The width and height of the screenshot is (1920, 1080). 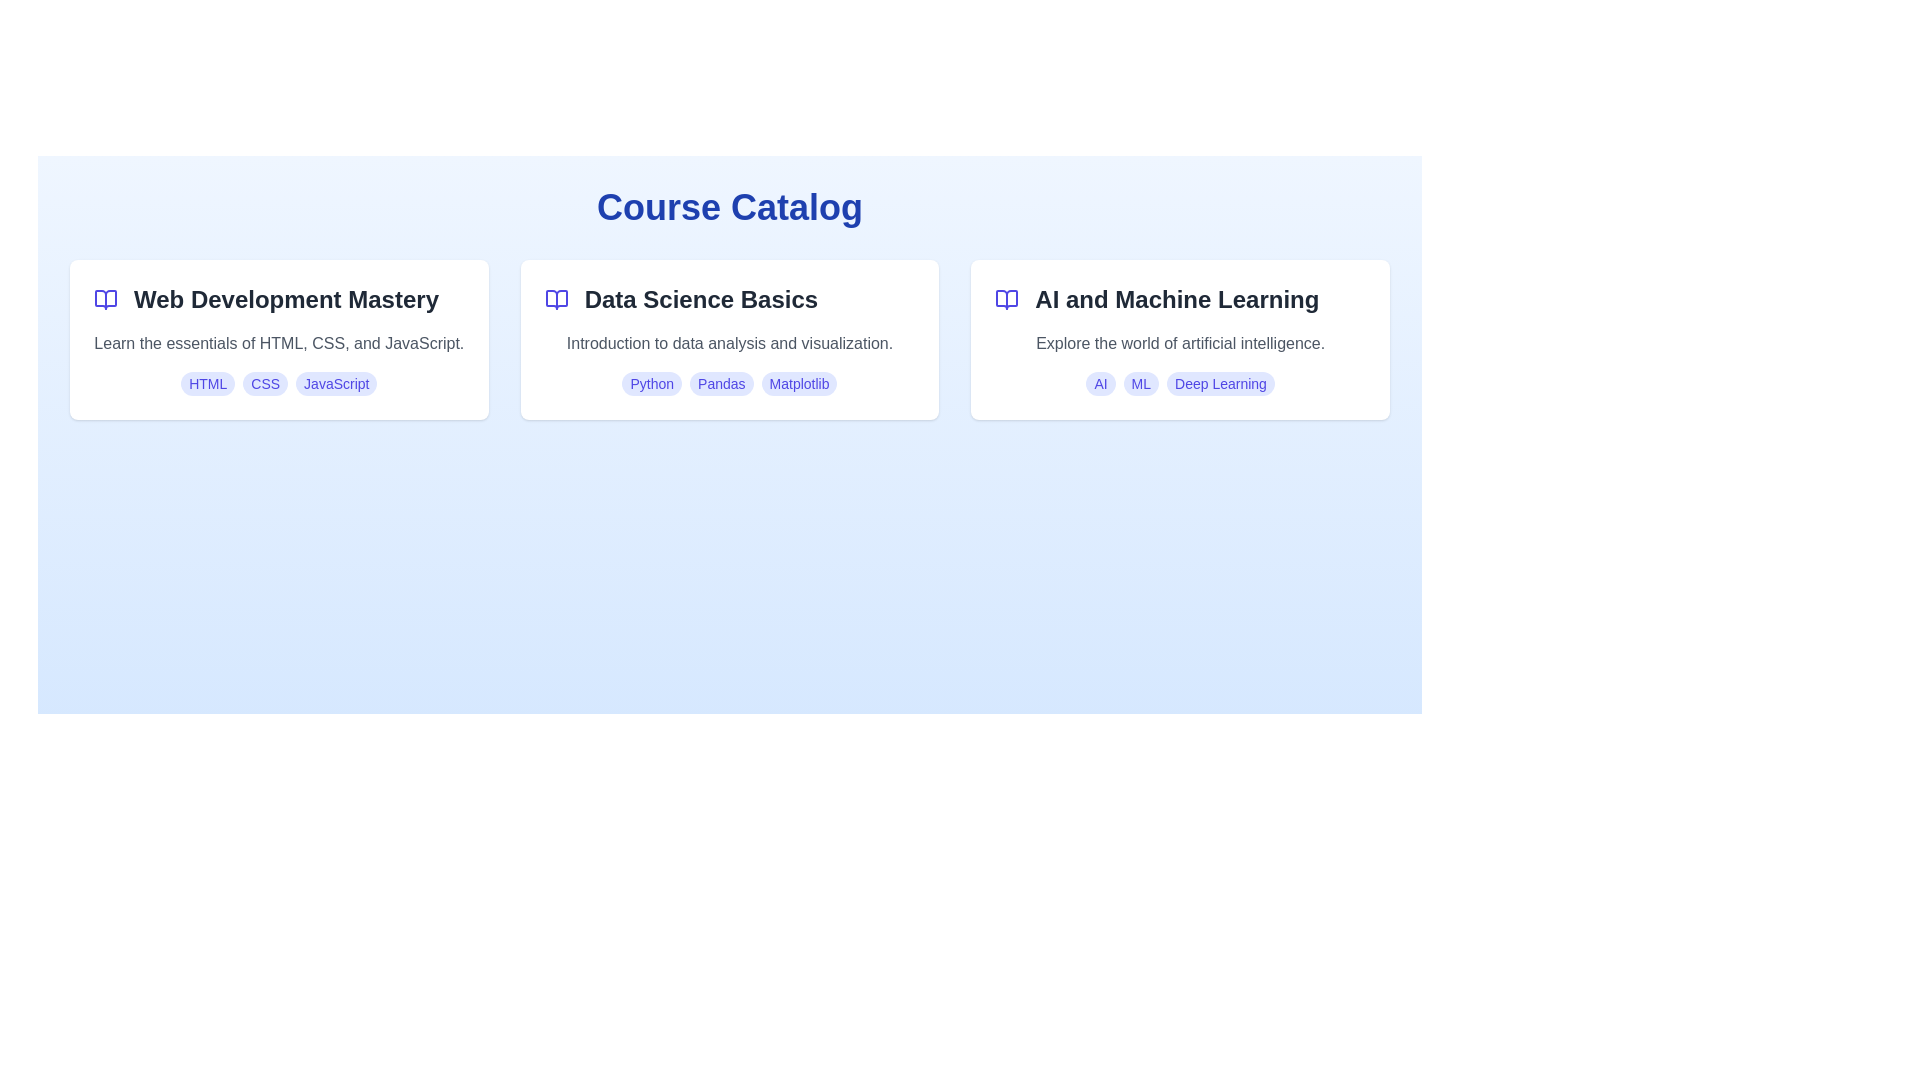 What do you see at coordinates (1141, 384) in the screenshot?
I see `the 'ML' badge, which is a small, rounded rectangular label with a light indigo background and darker indigo text, positioned as the second badge in a horizontal group of three badges labeled 'AI', 'ML', and 'Deep Learning'` at bounding box center [1141, 384].